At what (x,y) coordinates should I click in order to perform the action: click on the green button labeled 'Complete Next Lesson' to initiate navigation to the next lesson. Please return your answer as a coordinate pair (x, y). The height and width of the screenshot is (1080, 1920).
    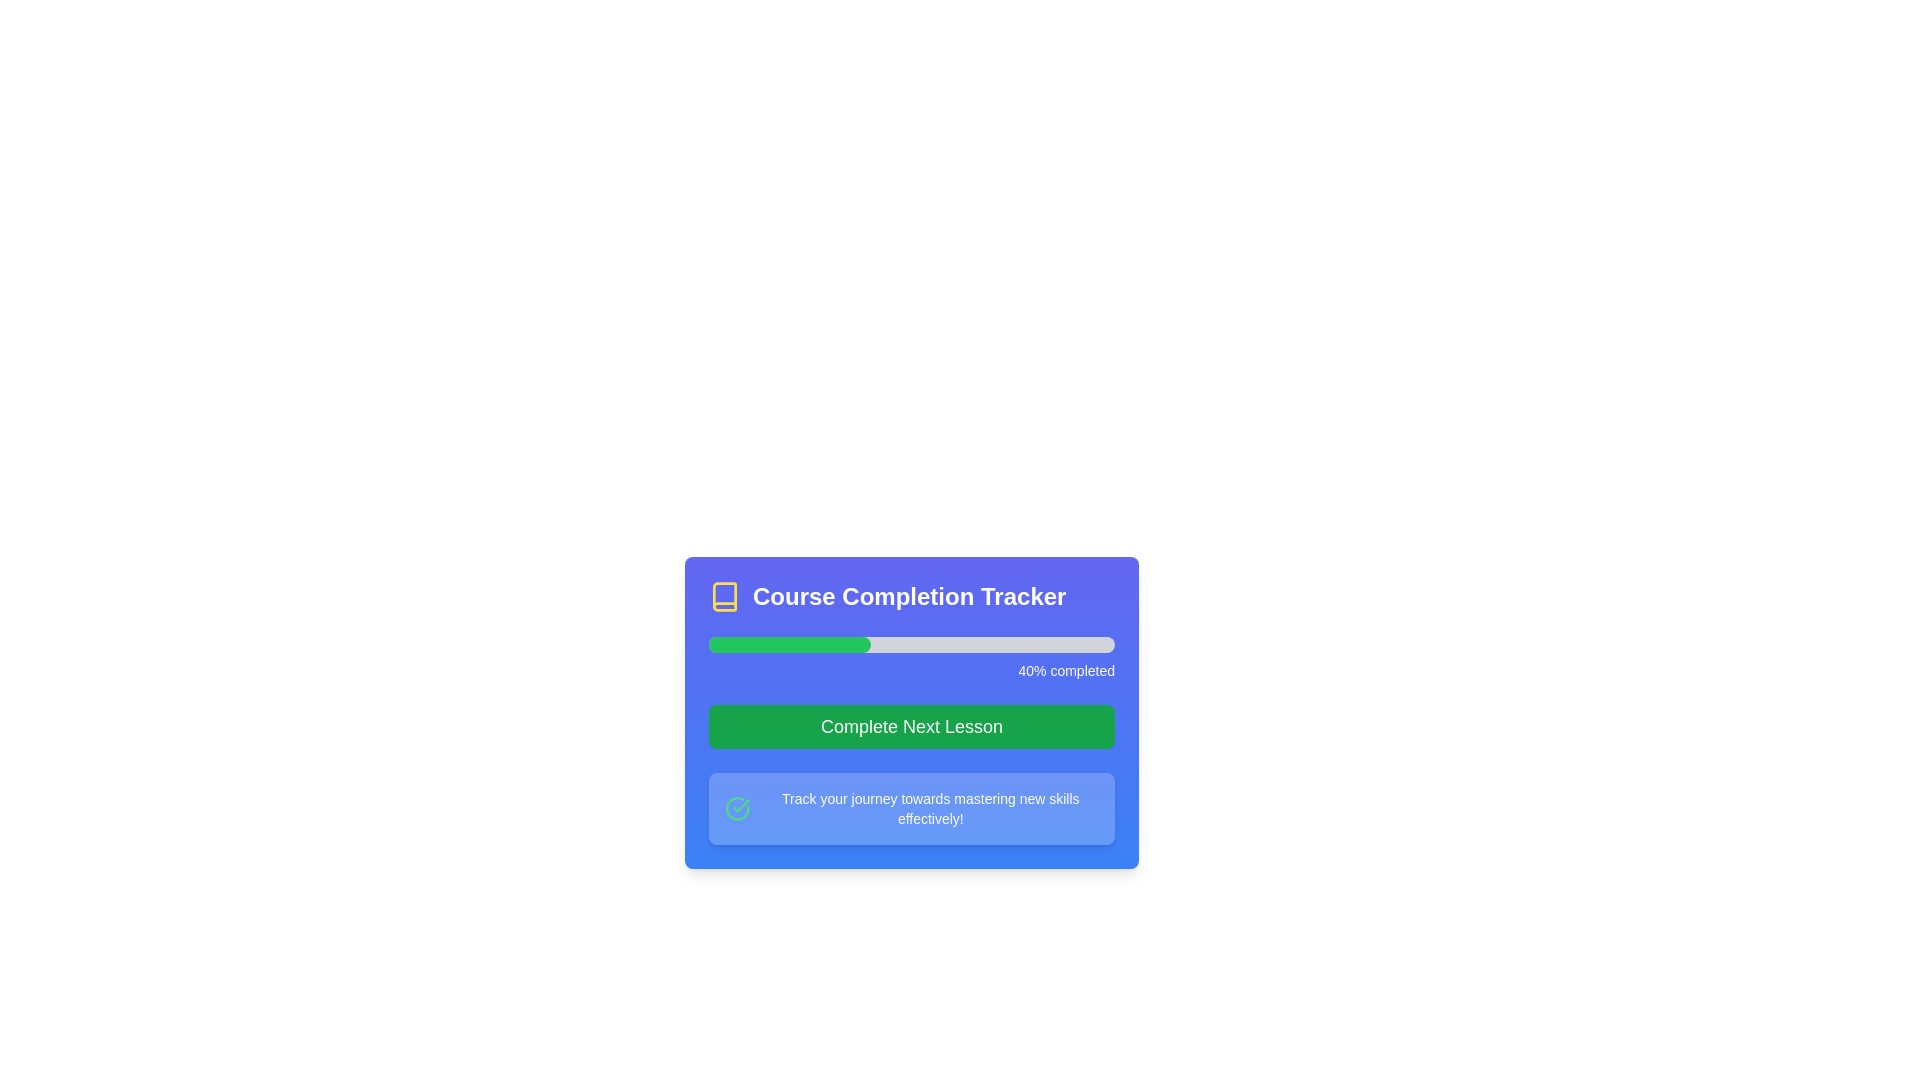
    Looking at the image, I should click on (911, 726).